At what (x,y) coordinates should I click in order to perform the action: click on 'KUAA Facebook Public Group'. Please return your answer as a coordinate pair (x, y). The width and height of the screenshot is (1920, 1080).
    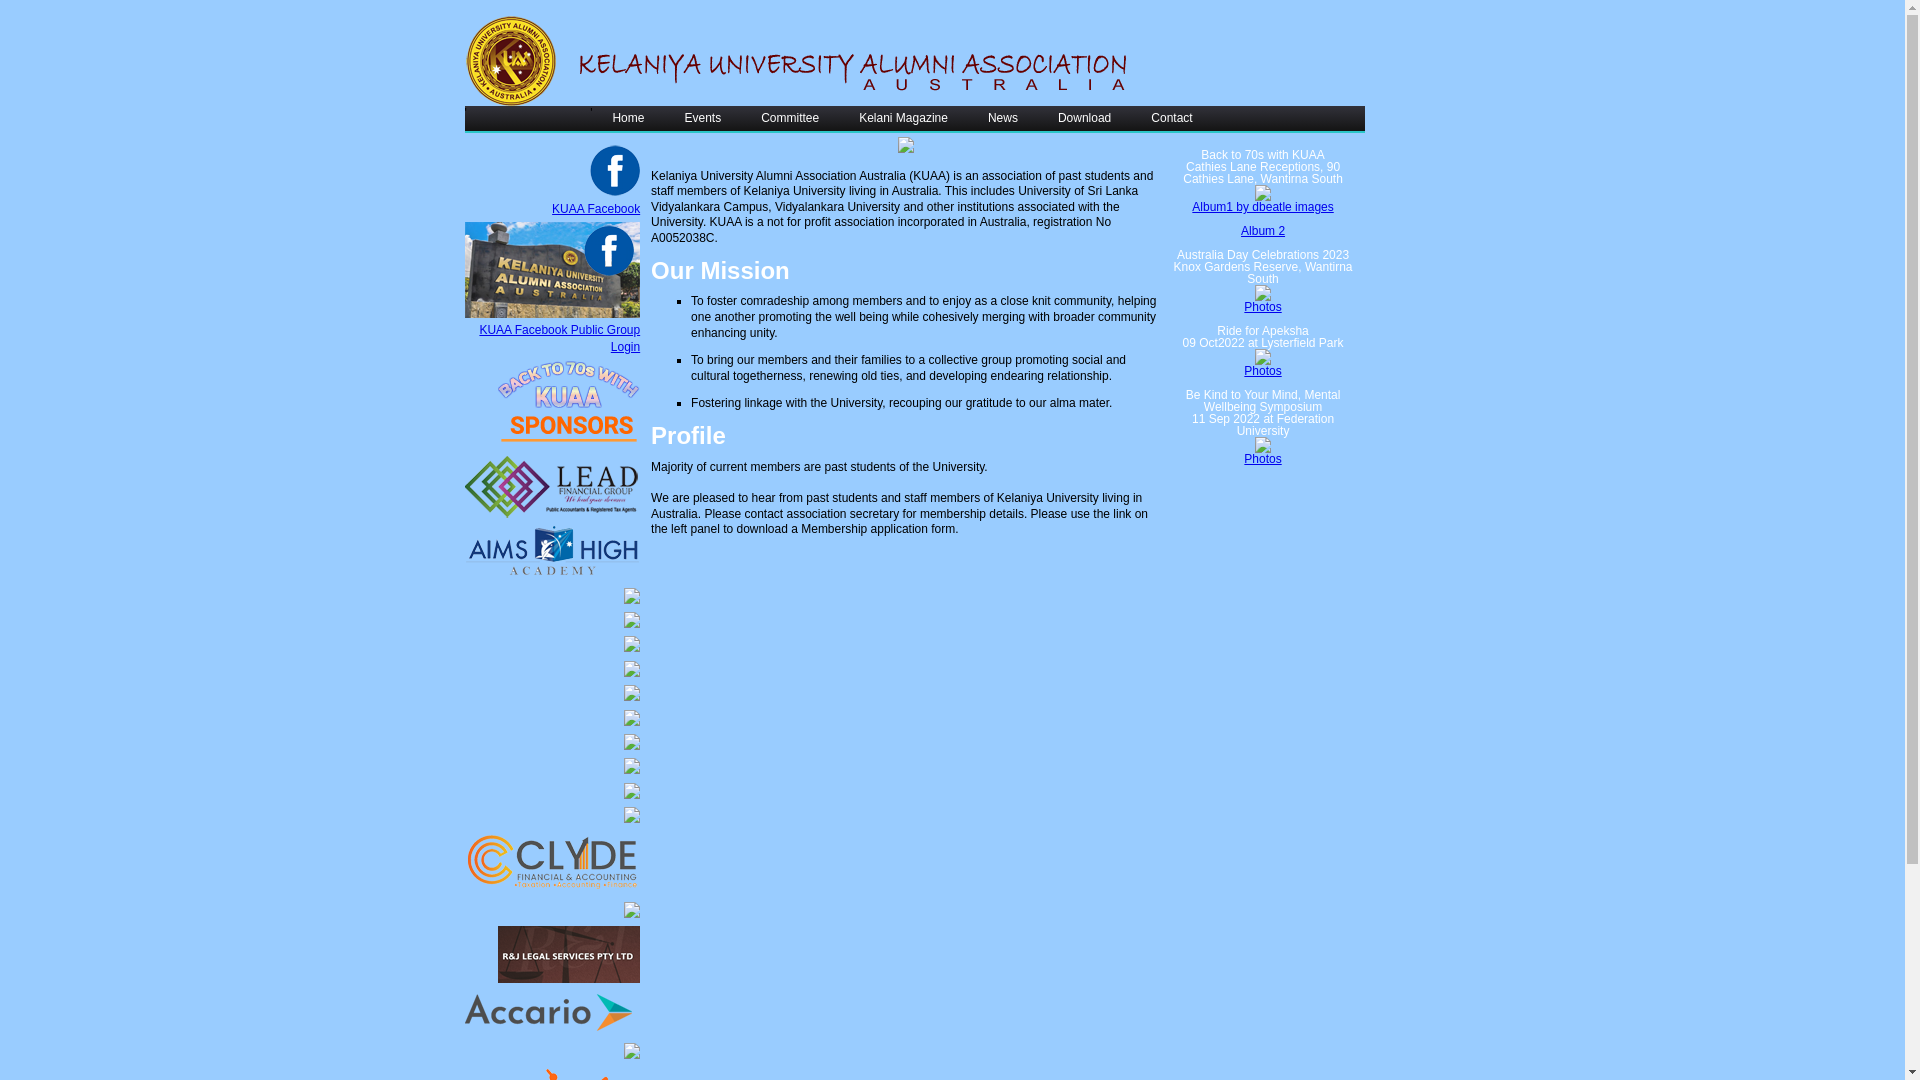
    Looking at the image, I should click on (478, 329).